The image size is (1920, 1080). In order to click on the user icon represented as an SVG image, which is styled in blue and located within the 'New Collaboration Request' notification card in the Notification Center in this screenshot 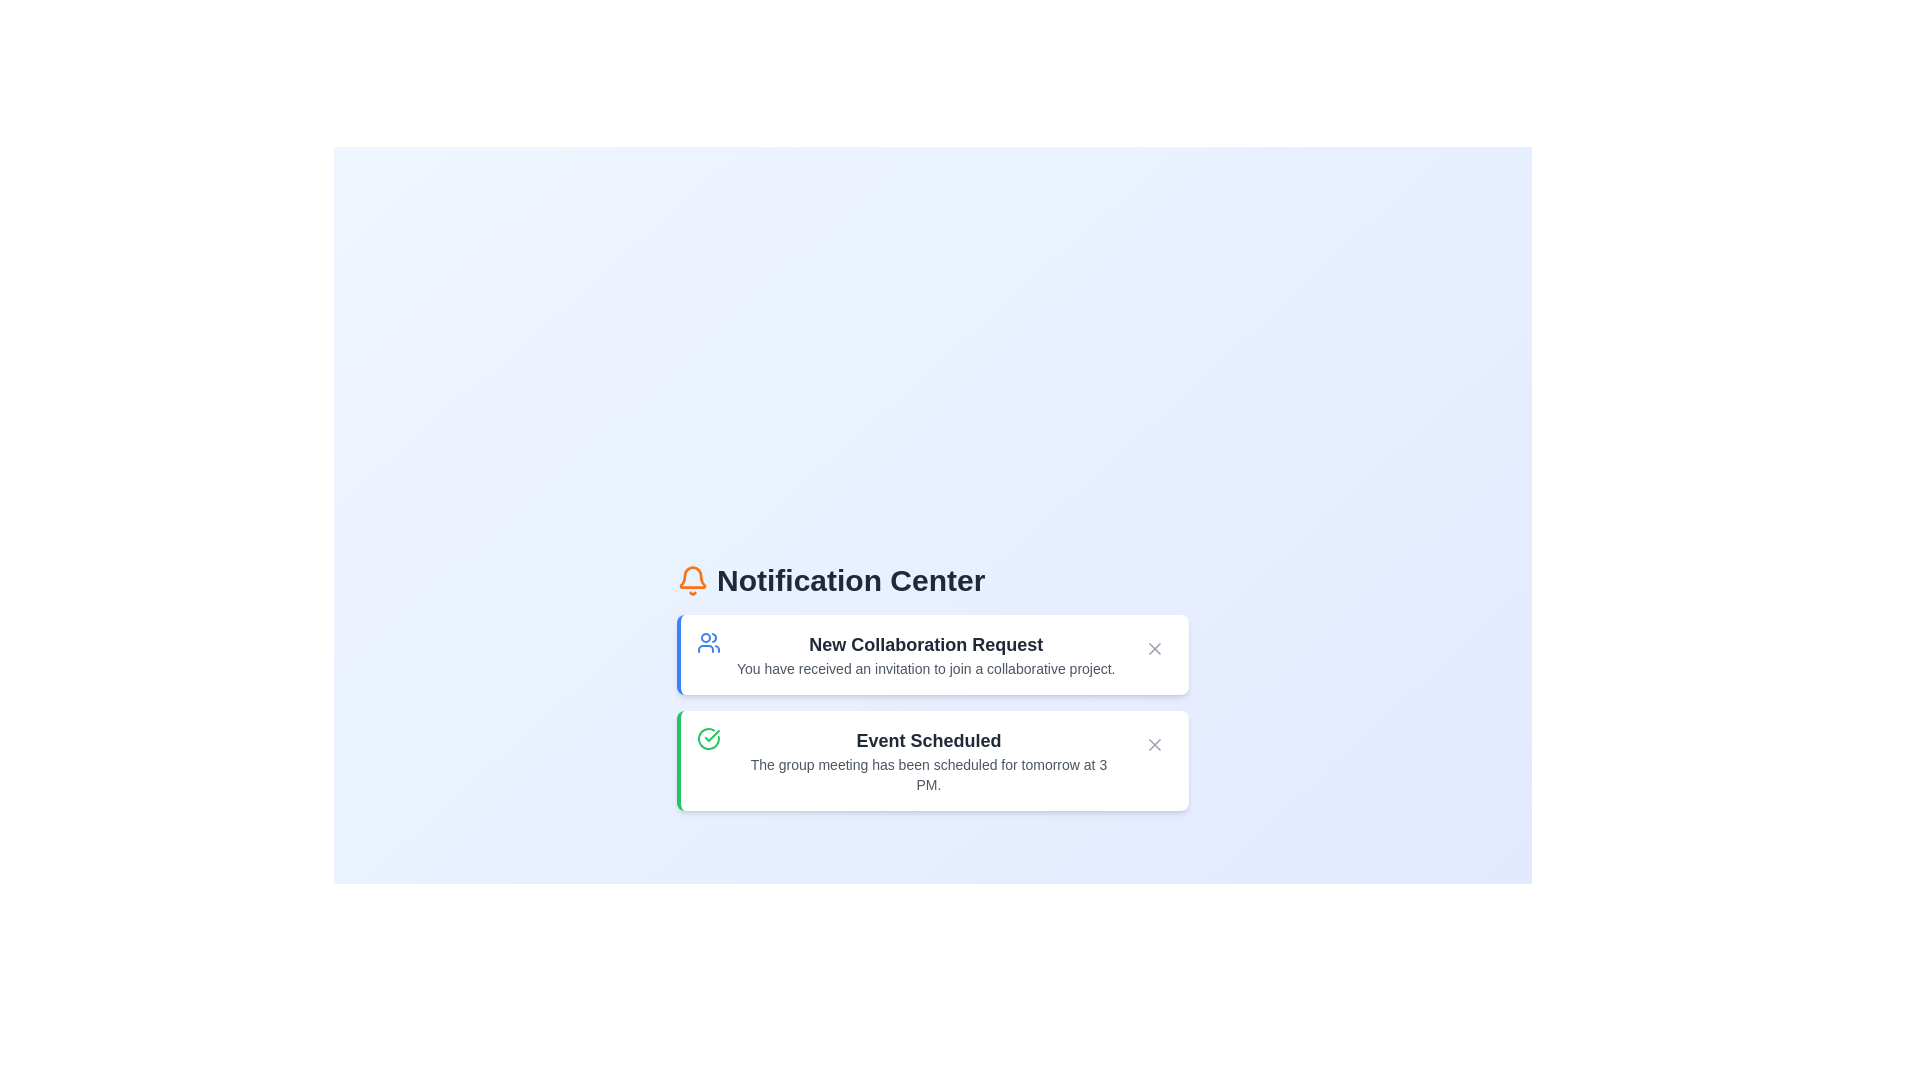, I will do `click(709, 643)`.